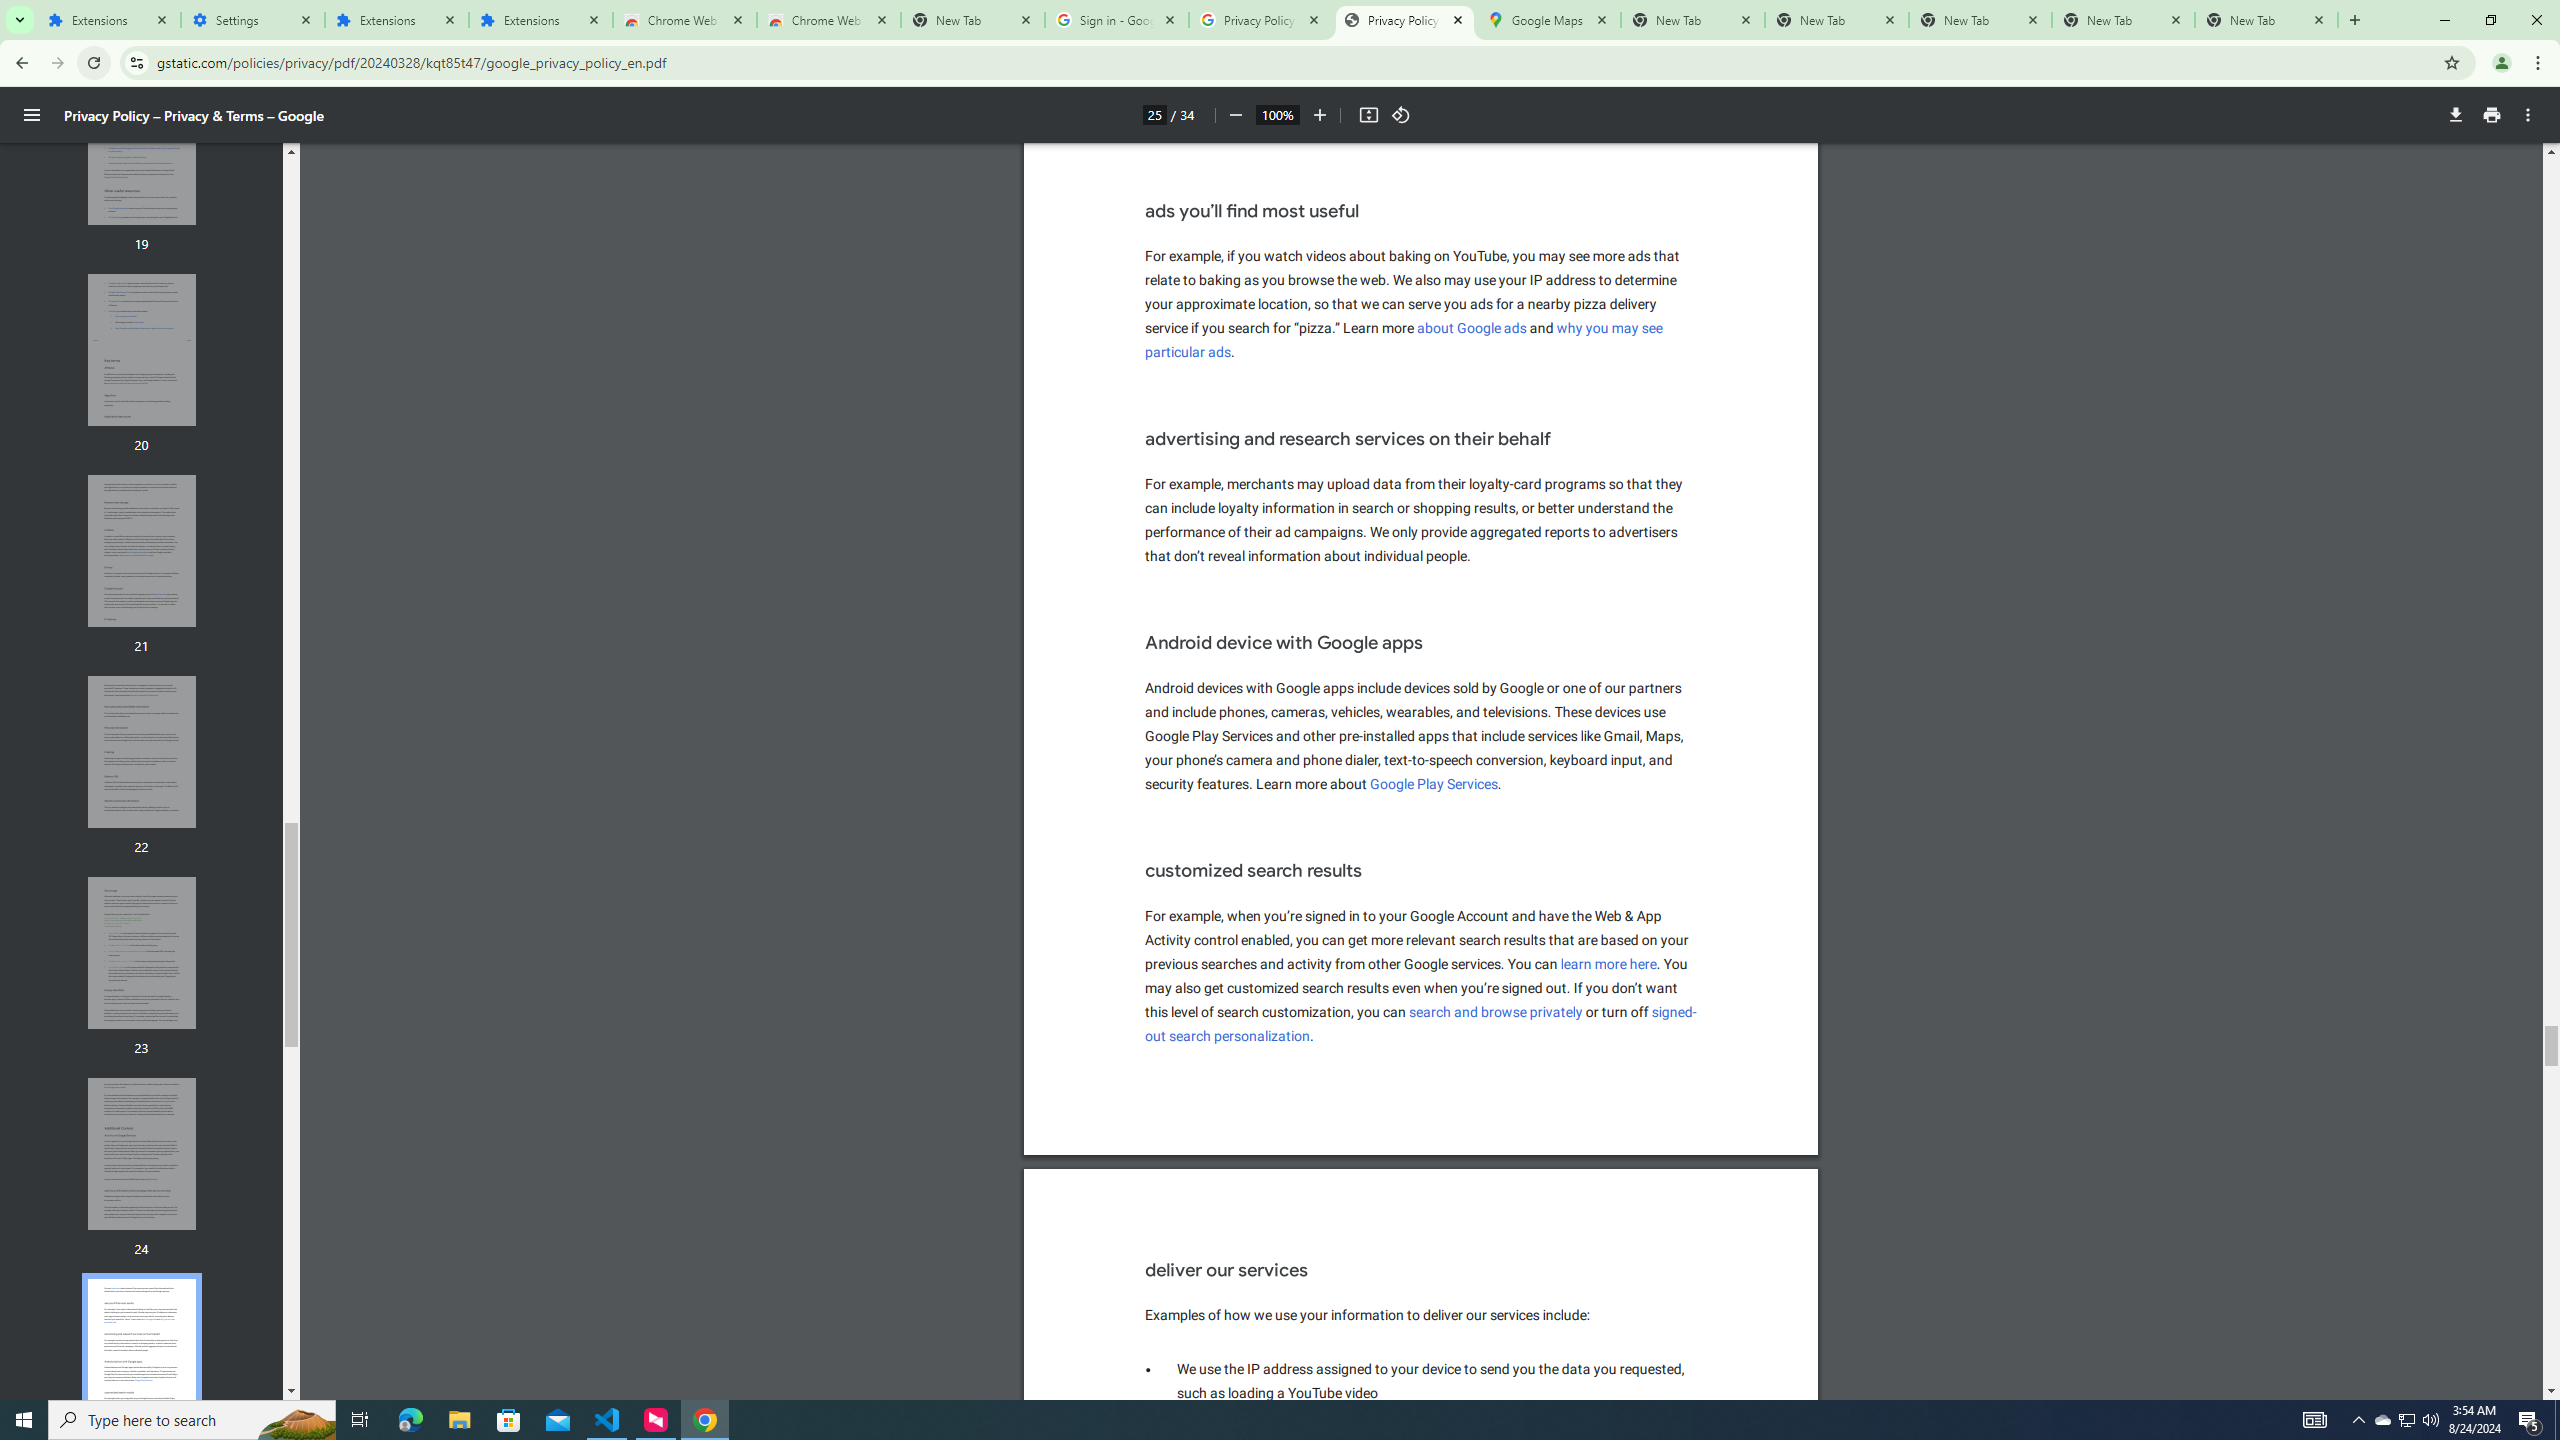  Describe the element at coordinates (142, 149) in the screenshot. I see `'Thumbnail for page 19'` at that location.